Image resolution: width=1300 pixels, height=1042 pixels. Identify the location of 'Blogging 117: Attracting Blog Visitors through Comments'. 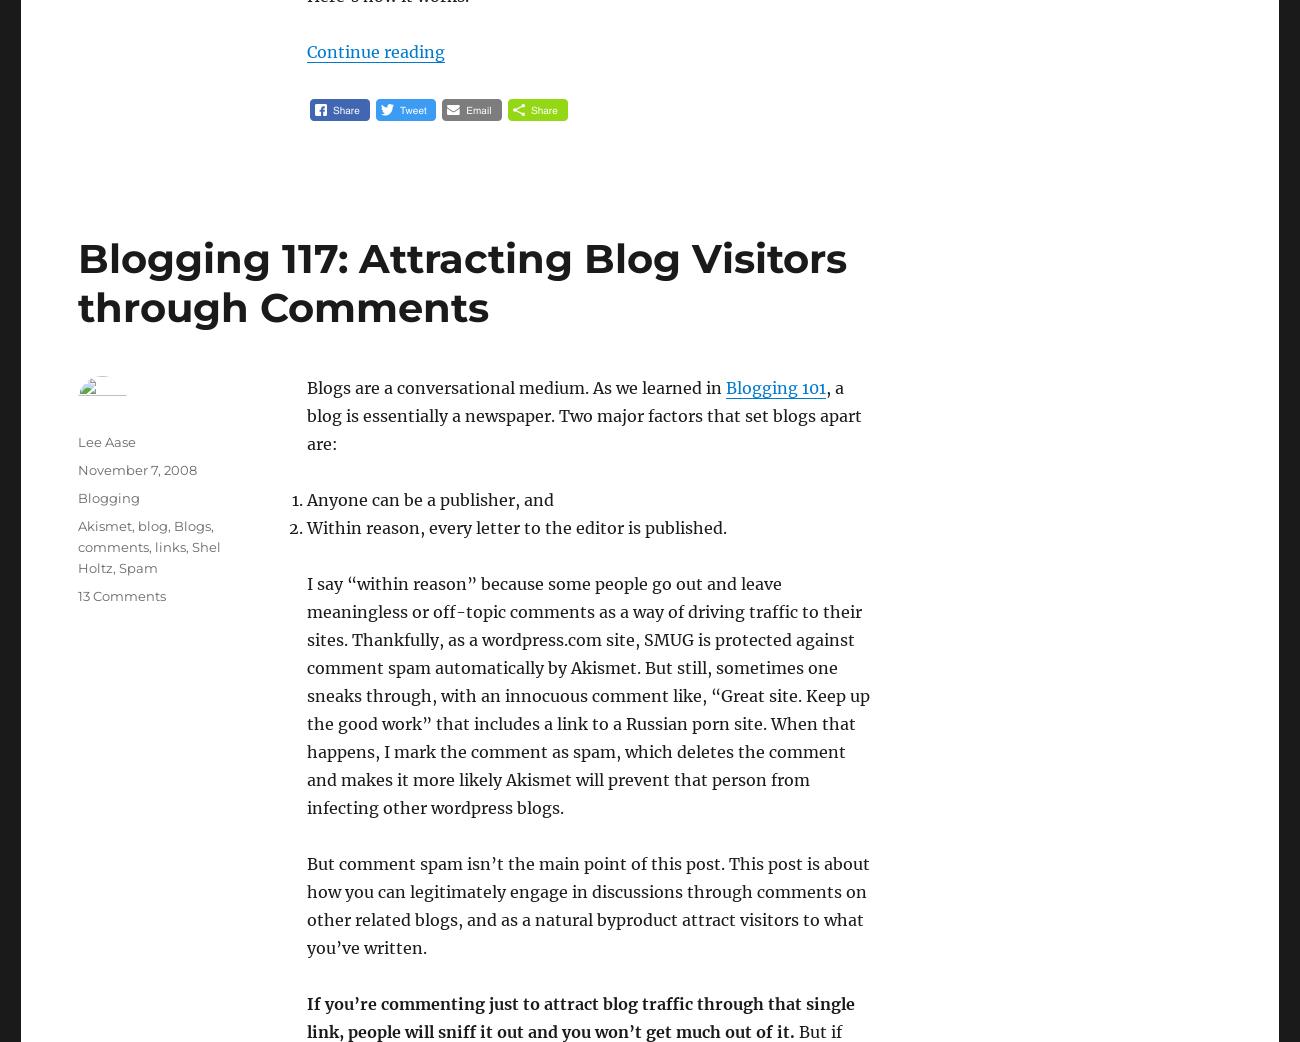
(78, 283).